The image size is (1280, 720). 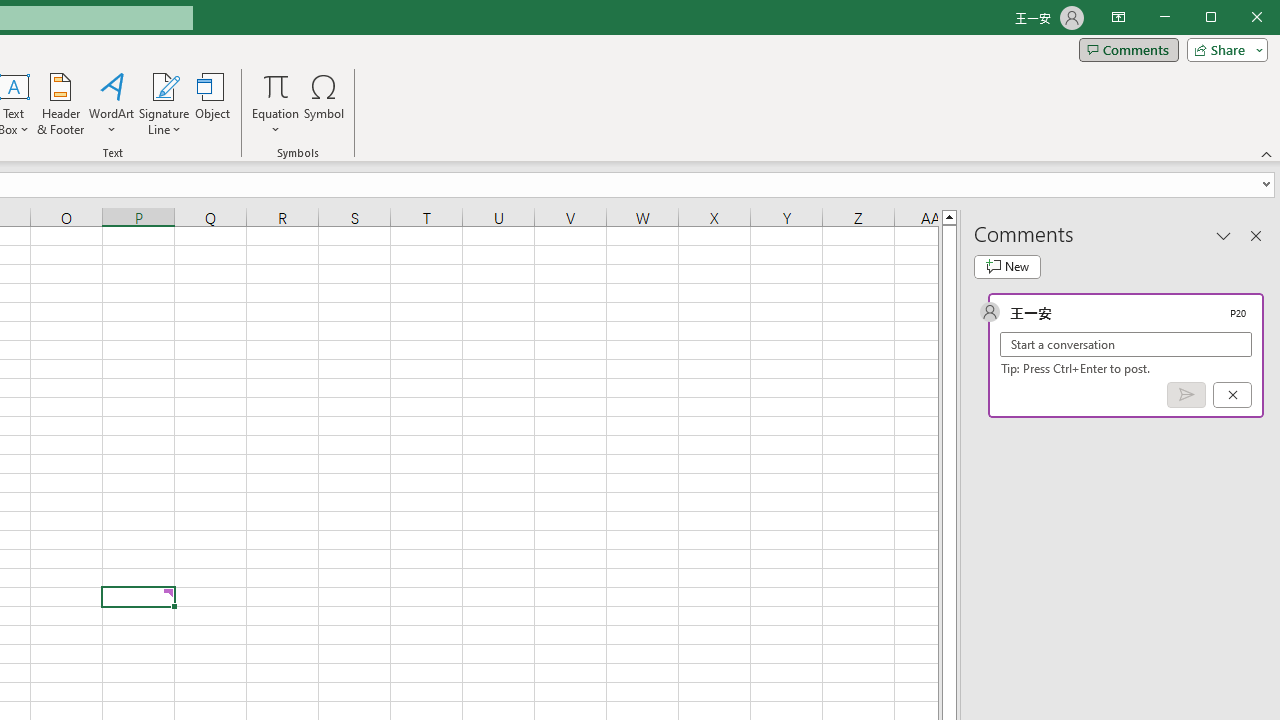 I want to click on 'Post comment (Ctrl + Enter)', so click(x=1186, y=395).